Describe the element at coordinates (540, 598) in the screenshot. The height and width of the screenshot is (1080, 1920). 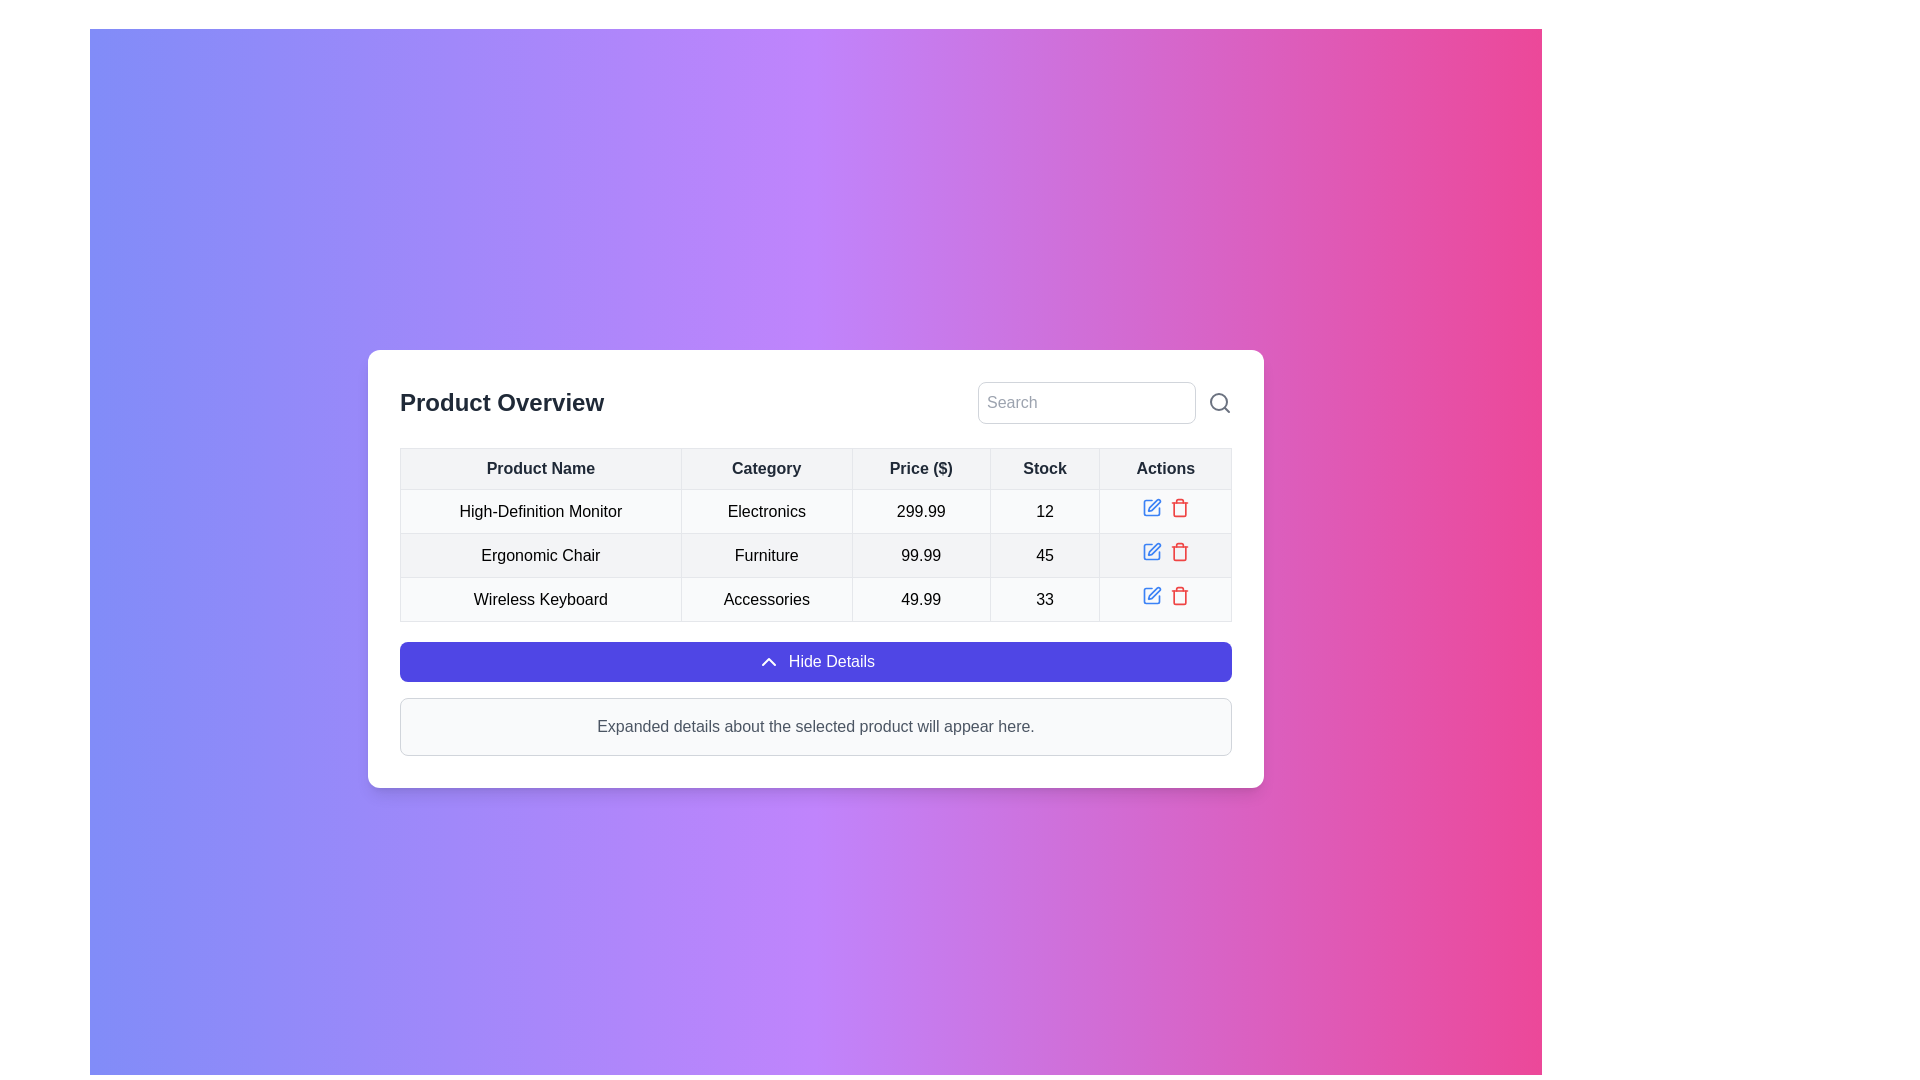
I see `the text label reading 'Wireless Keyboard', which is the first cell in the fourth row of the table under the 'Product Name' column` at that location.